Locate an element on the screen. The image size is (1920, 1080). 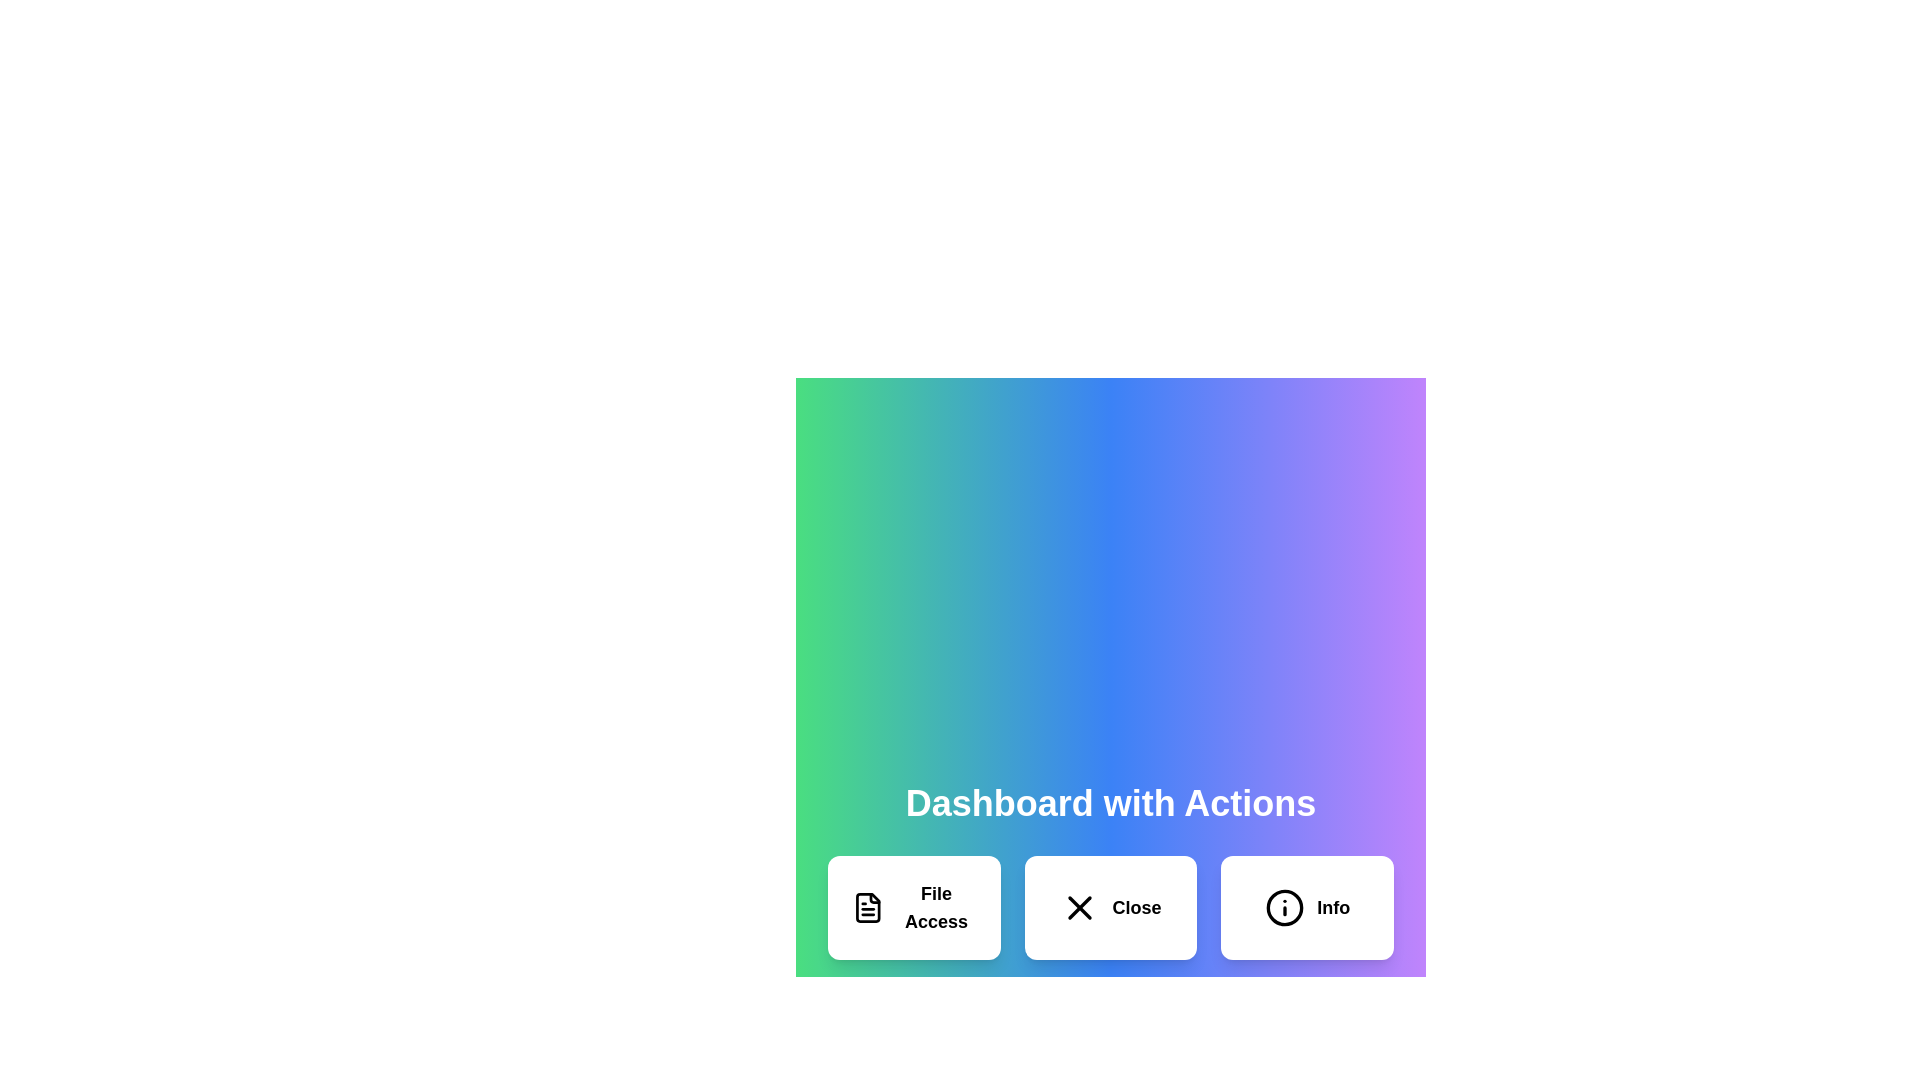
the 'File Access' button located at the bottom-left of the interface under the 'Dashboard with Actions' section, which contains the icon for visual representation is located at coordinates (868, 907).